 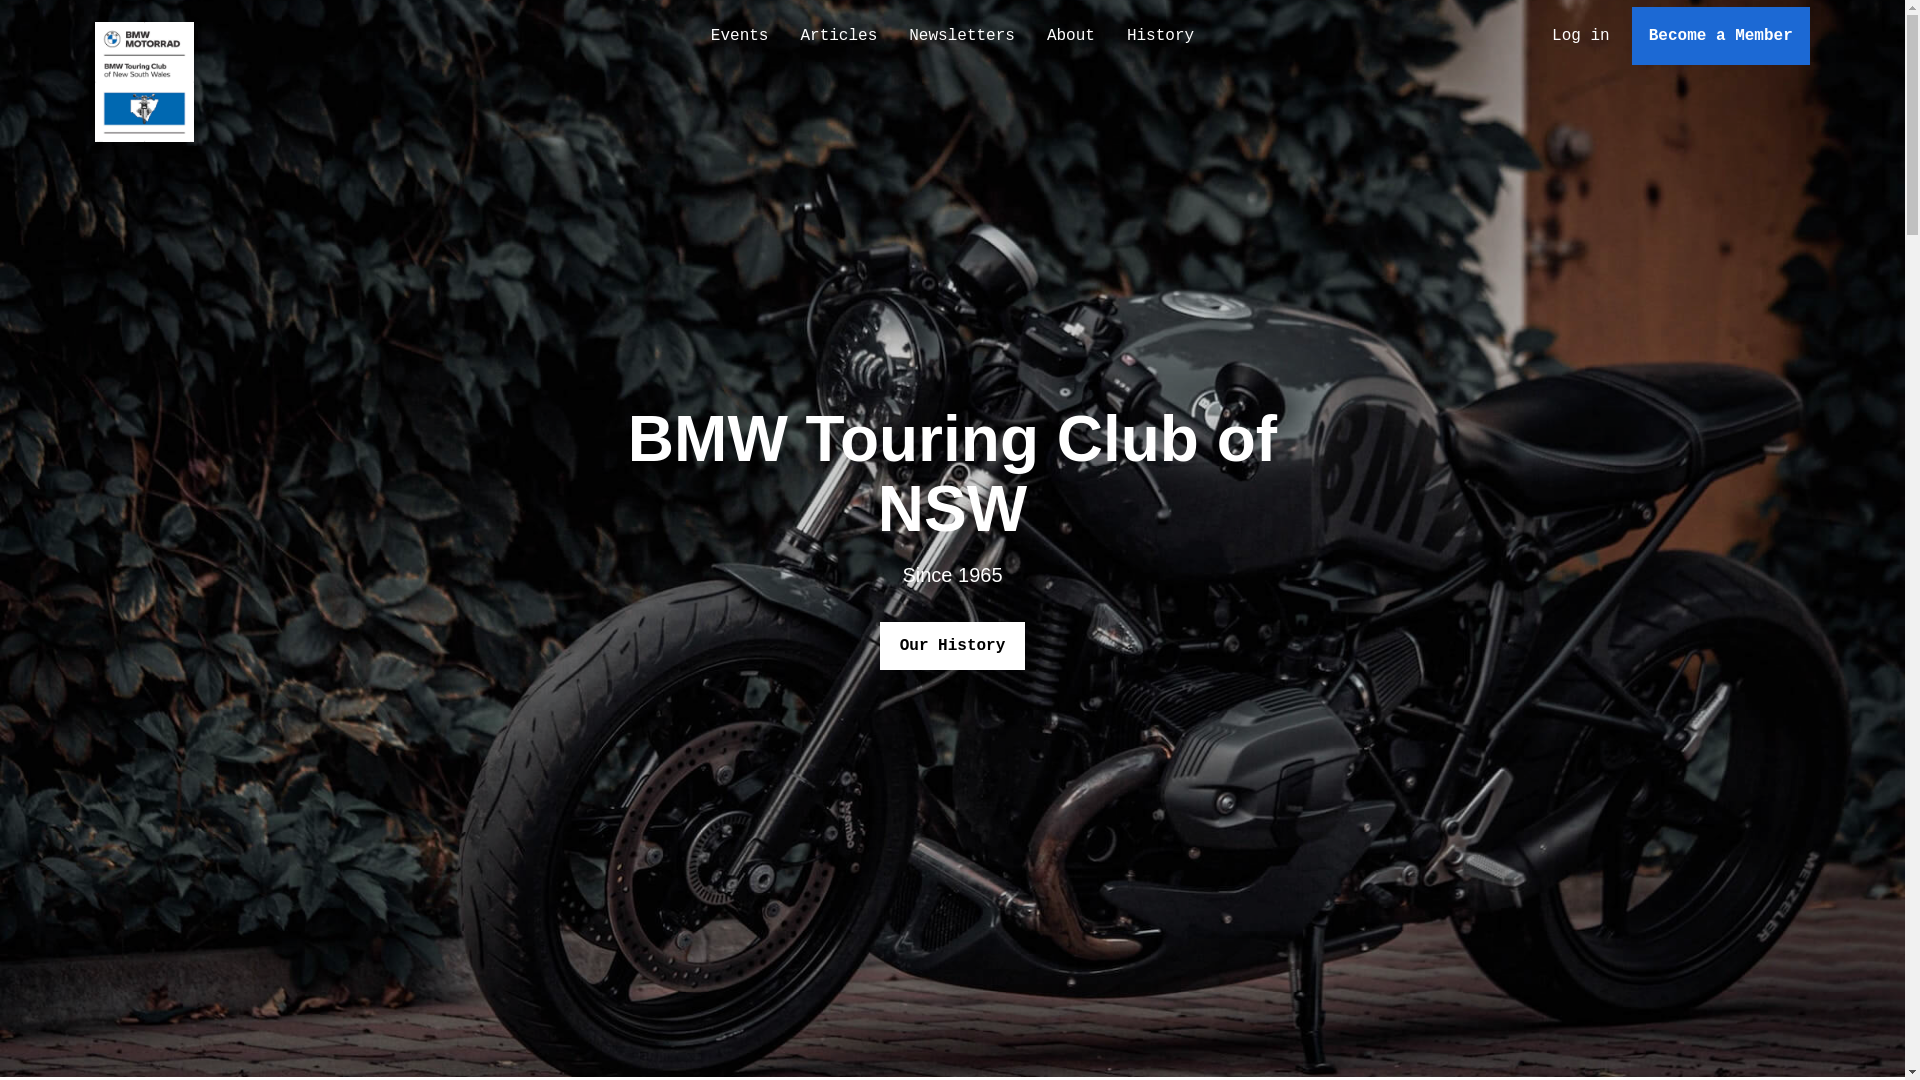 What do you see at coordinates (952, 645) in the screenshot?
I see `'Our History'` at bounding box center [952, 645].